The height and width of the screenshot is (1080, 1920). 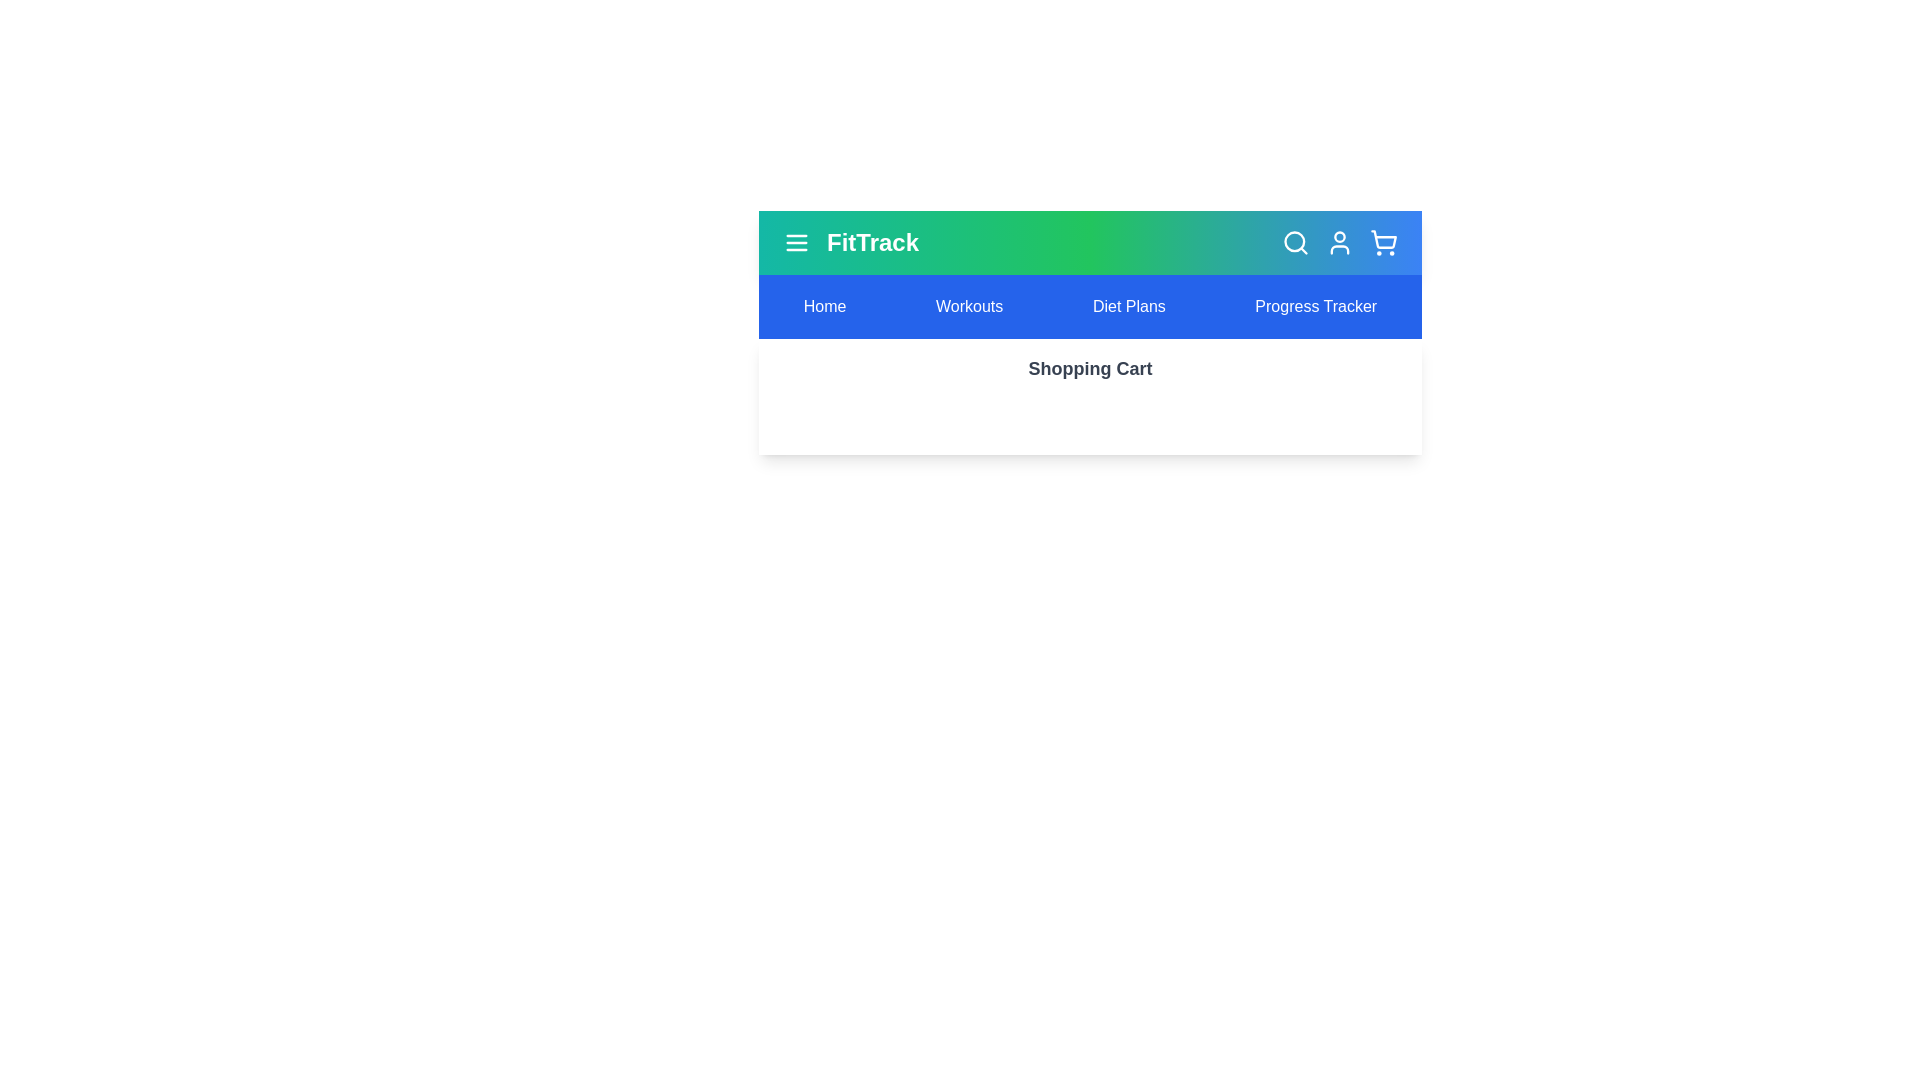 I want to click on the user icon to trigger its visual feedback, so click(x=1339, y=242).